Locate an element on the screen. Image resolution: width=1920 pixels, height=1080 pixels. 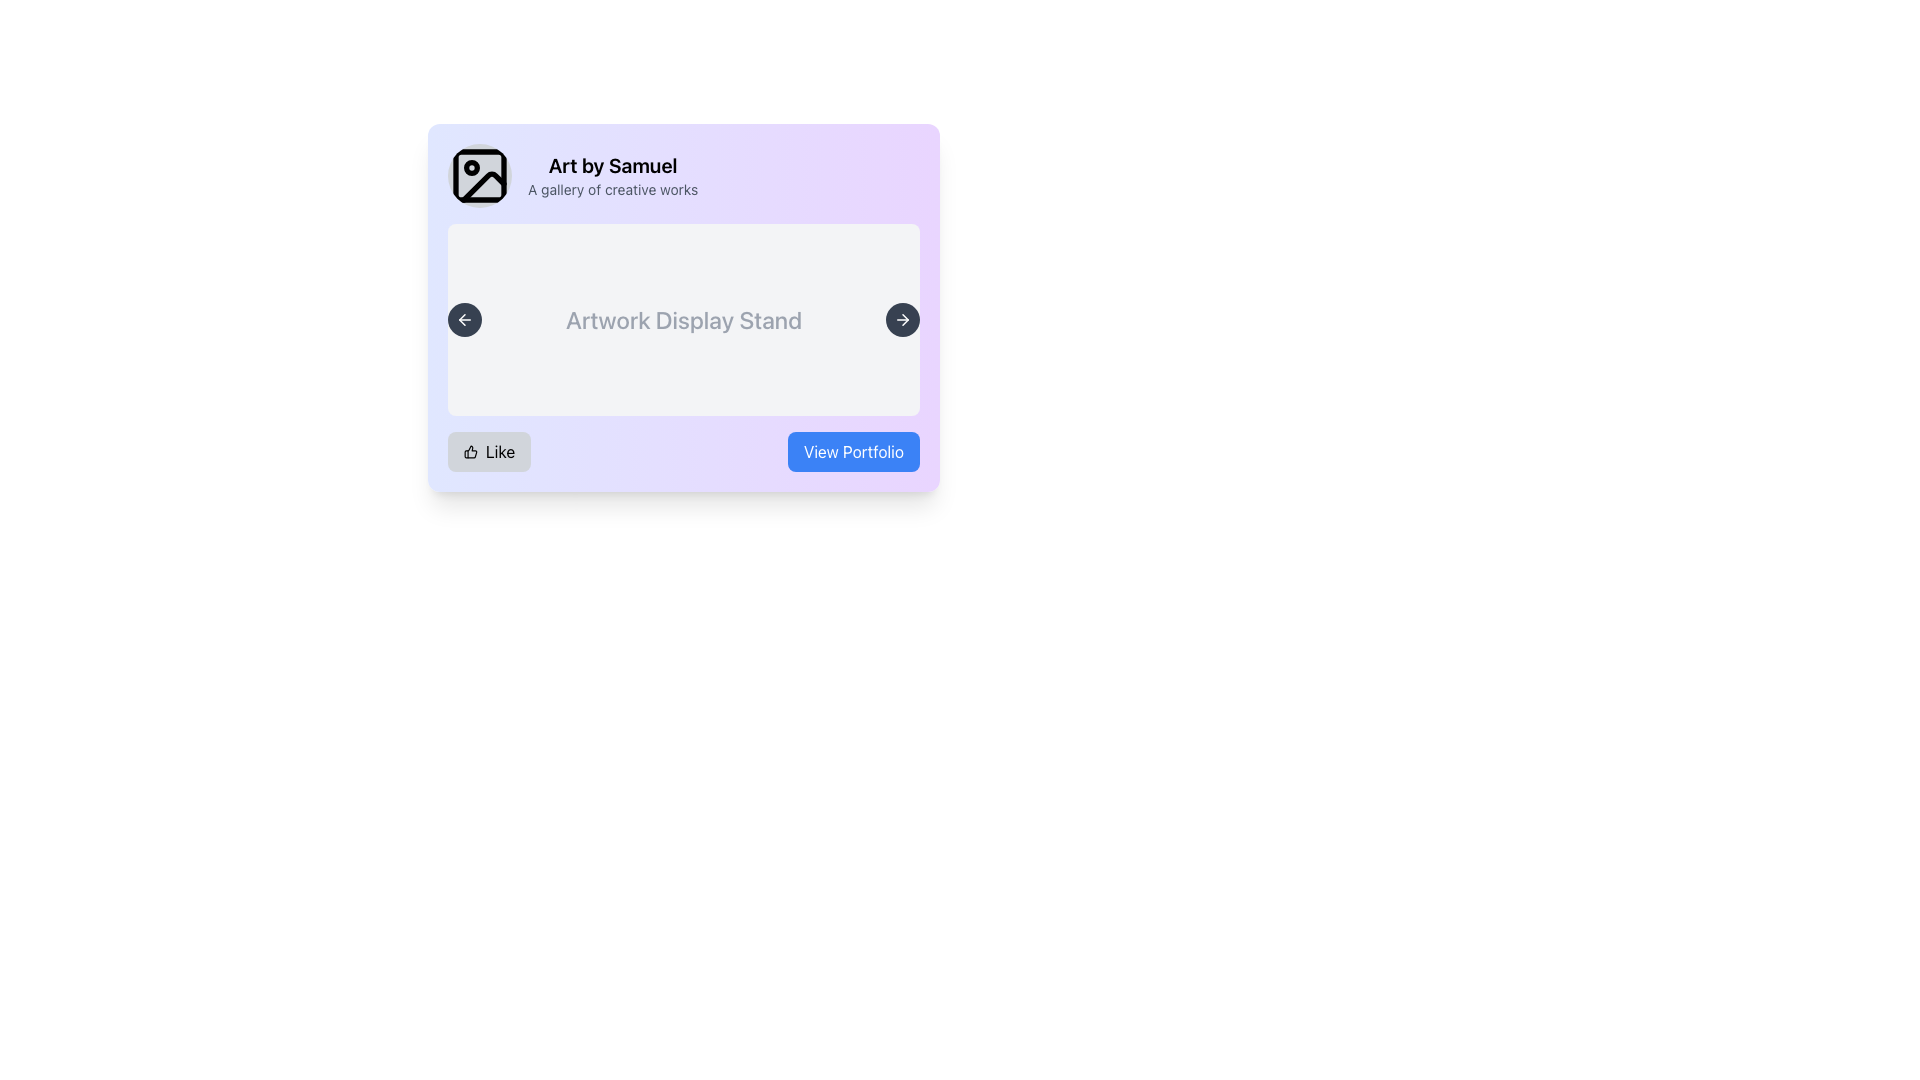
the circular button with a dark gray background and white arrow pointing to the right, located in the right-center part of the 'Artwork Display Stand' card is located at coordinates (901, 319).